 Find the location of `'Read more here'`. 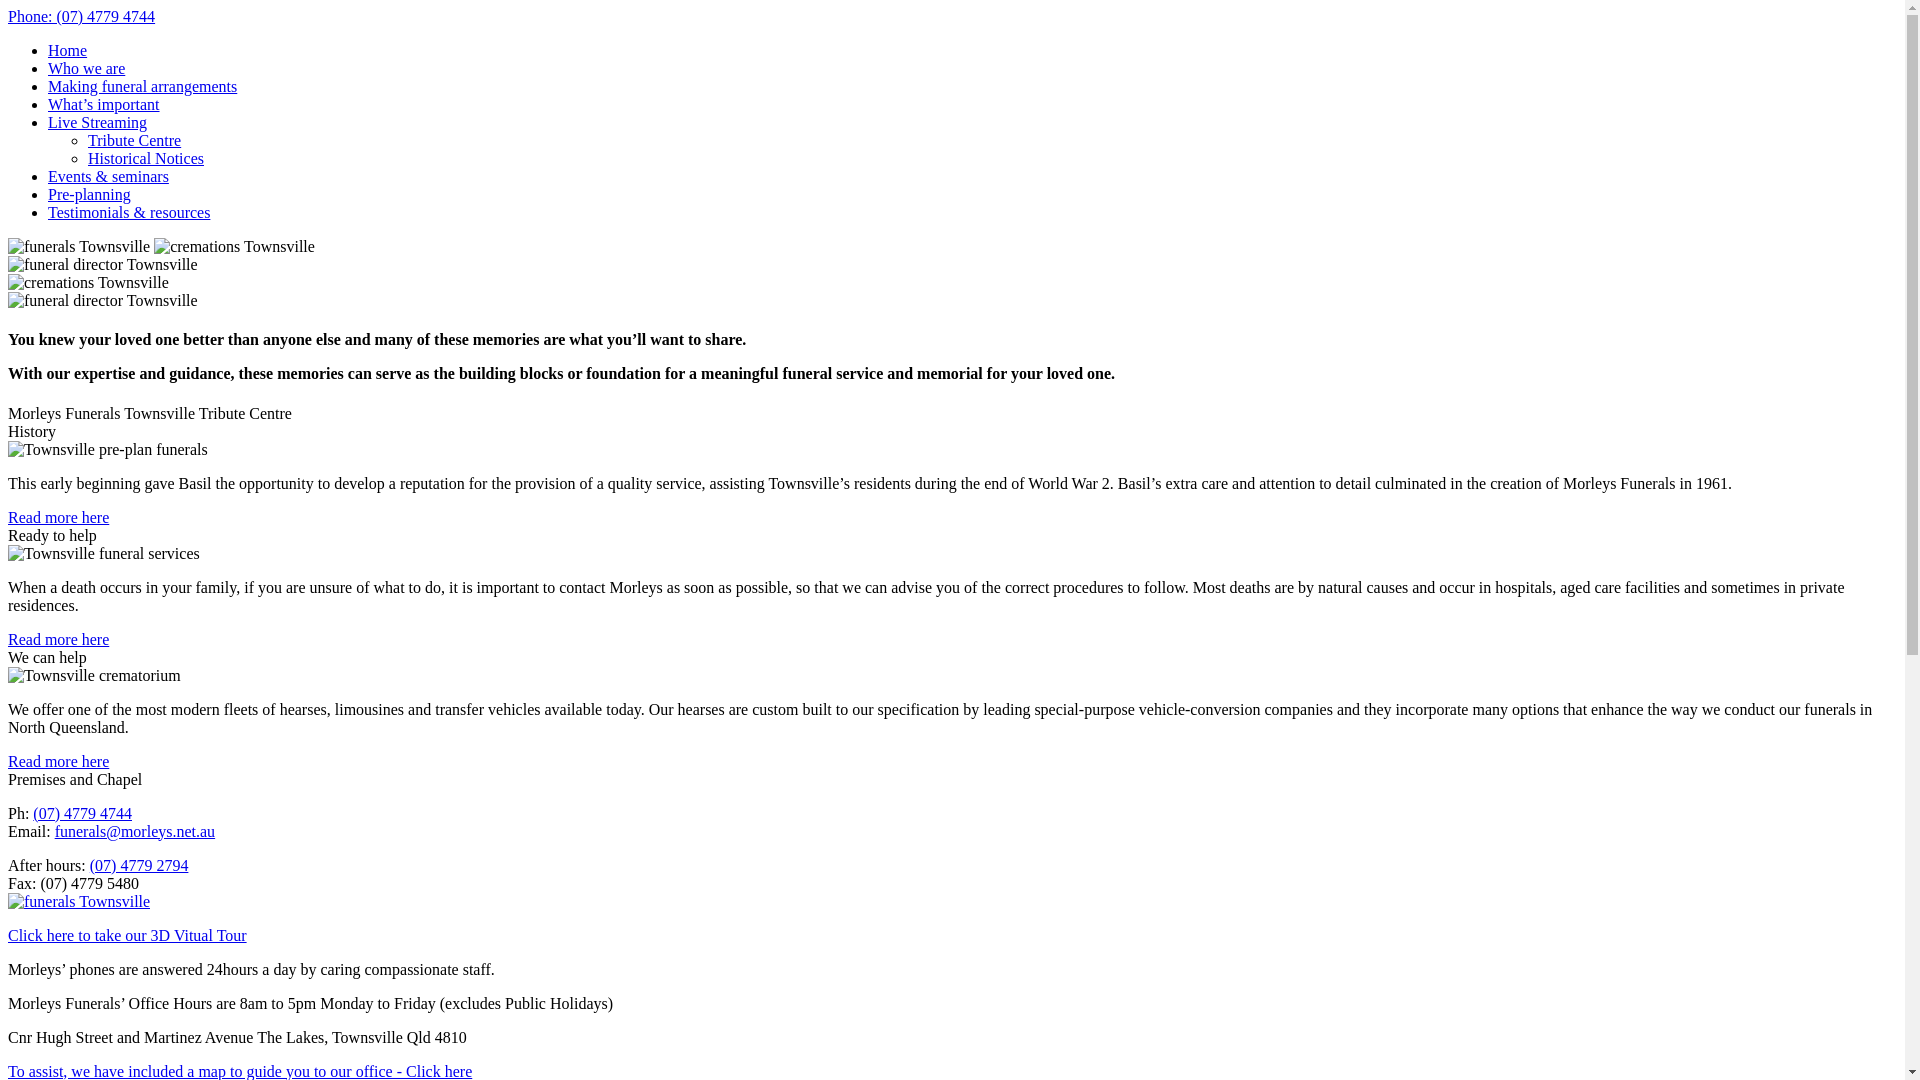

'Read more here' is located at coordinates (8, 516).